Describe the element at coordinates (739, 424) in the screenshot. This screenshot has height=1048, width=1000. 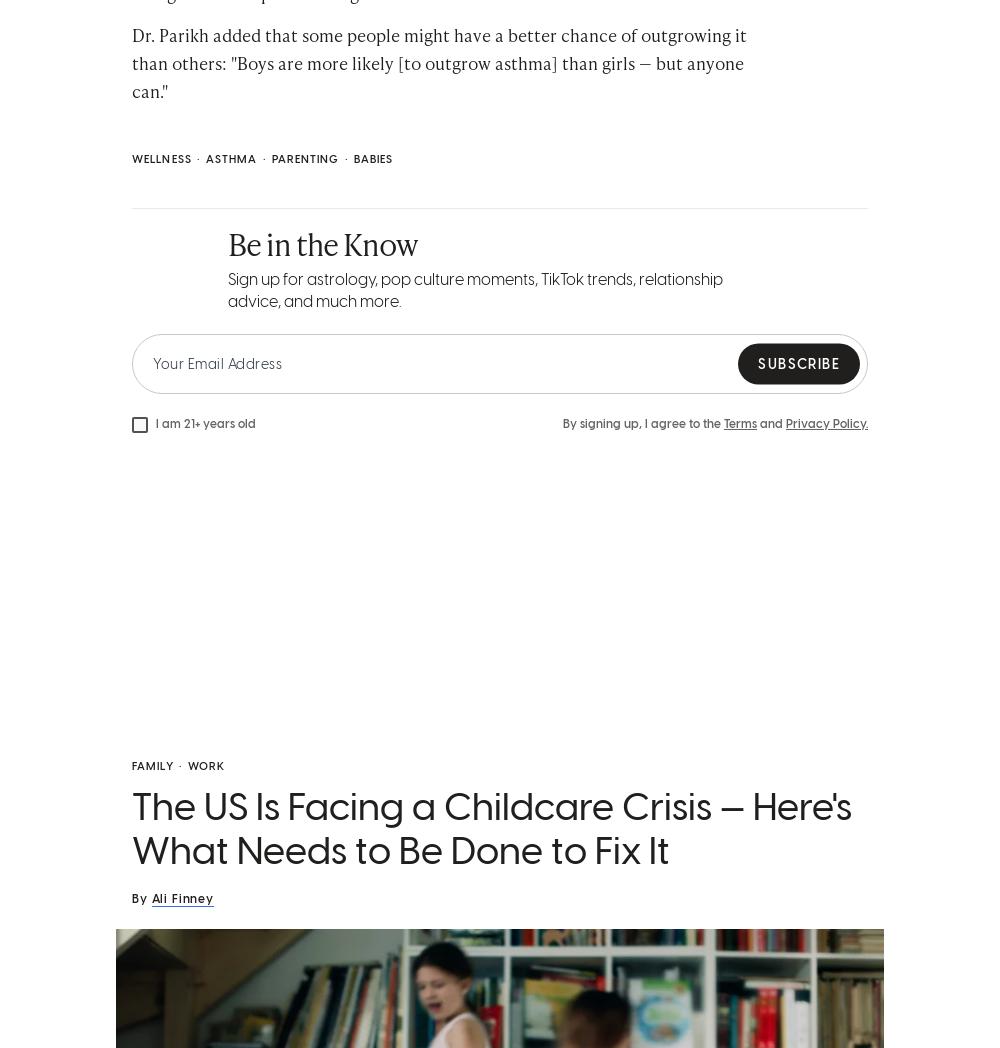
I see `'Terms'` at that location.